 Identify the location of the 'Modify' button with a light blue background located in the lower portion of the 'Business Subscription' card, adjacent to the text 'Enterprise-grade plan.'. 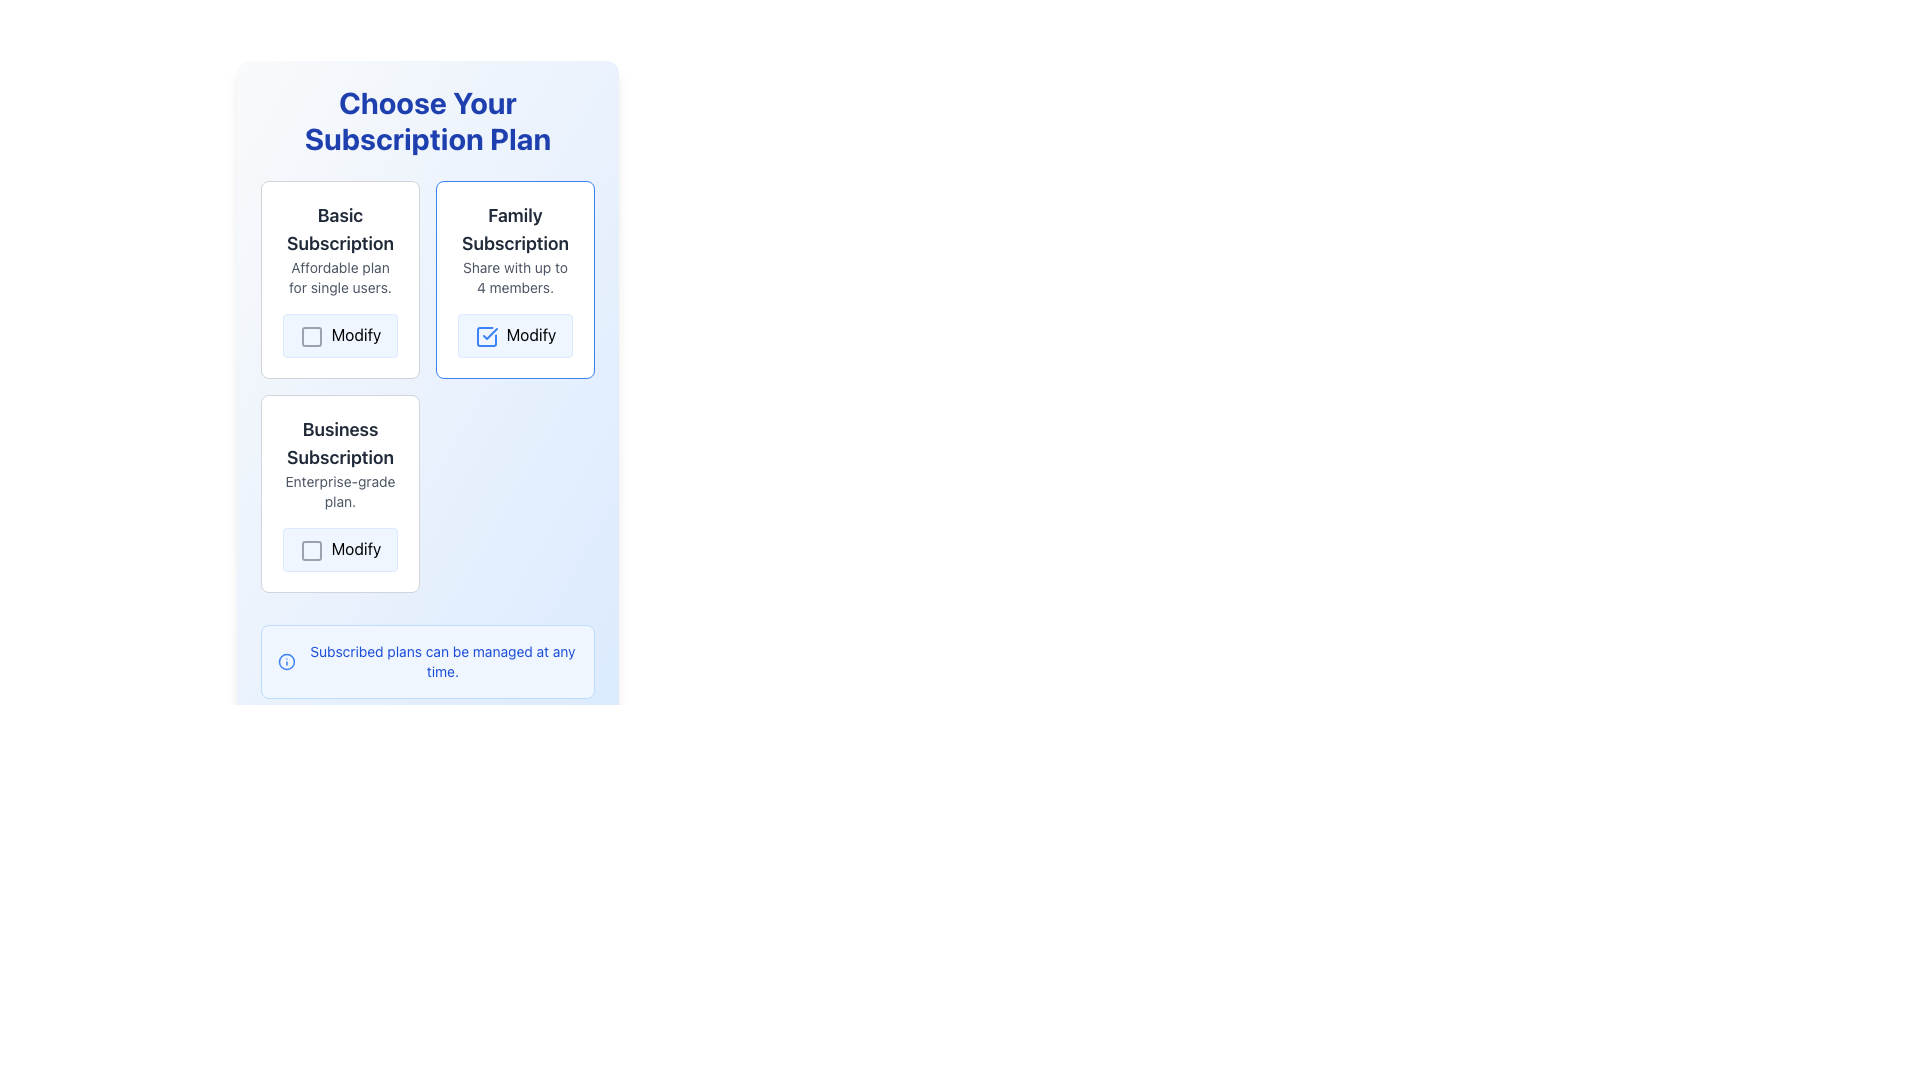
(340, 549).